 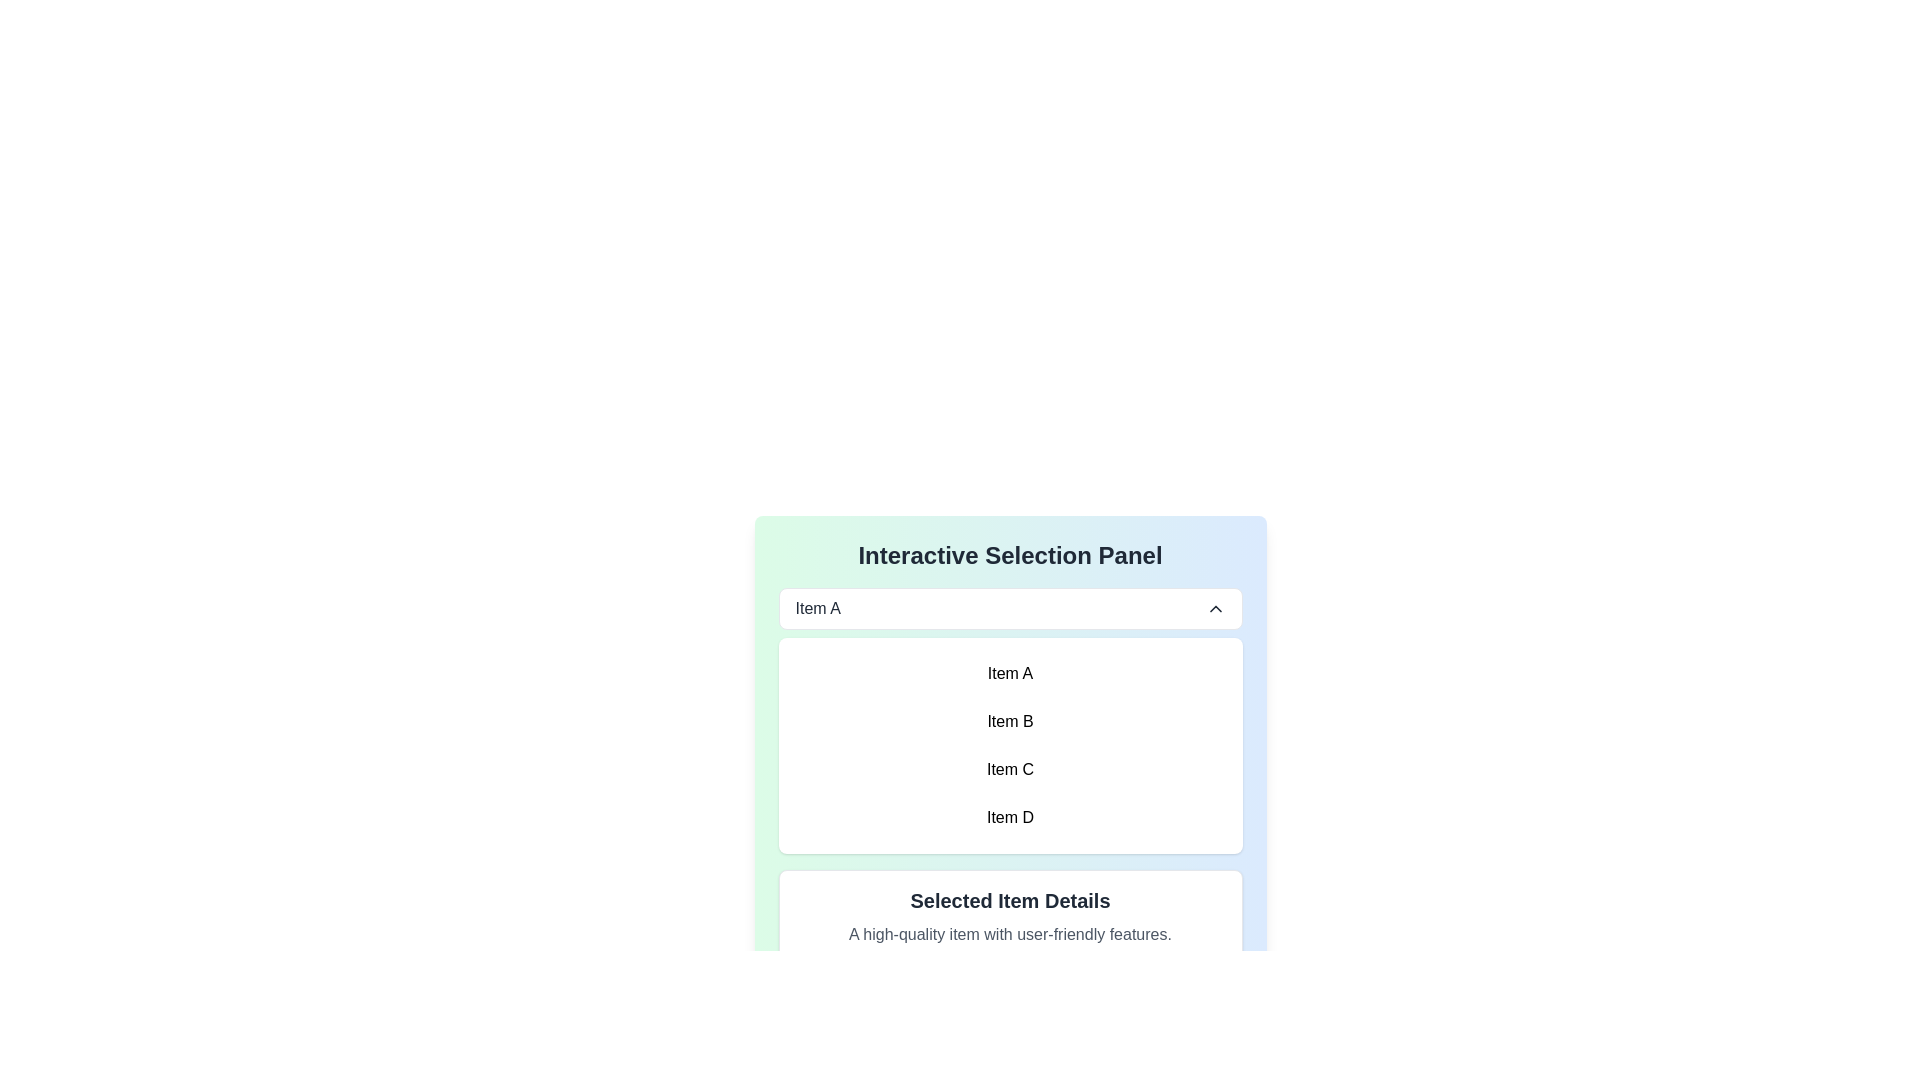 What do you see at coordinates (1010, 769) in the screenshot?
I see `the List item element labeled 'Item C', which is the third item in the vertically stacked list within the 'Interactive Selection Panel'` at bounding box center [1010, 769].